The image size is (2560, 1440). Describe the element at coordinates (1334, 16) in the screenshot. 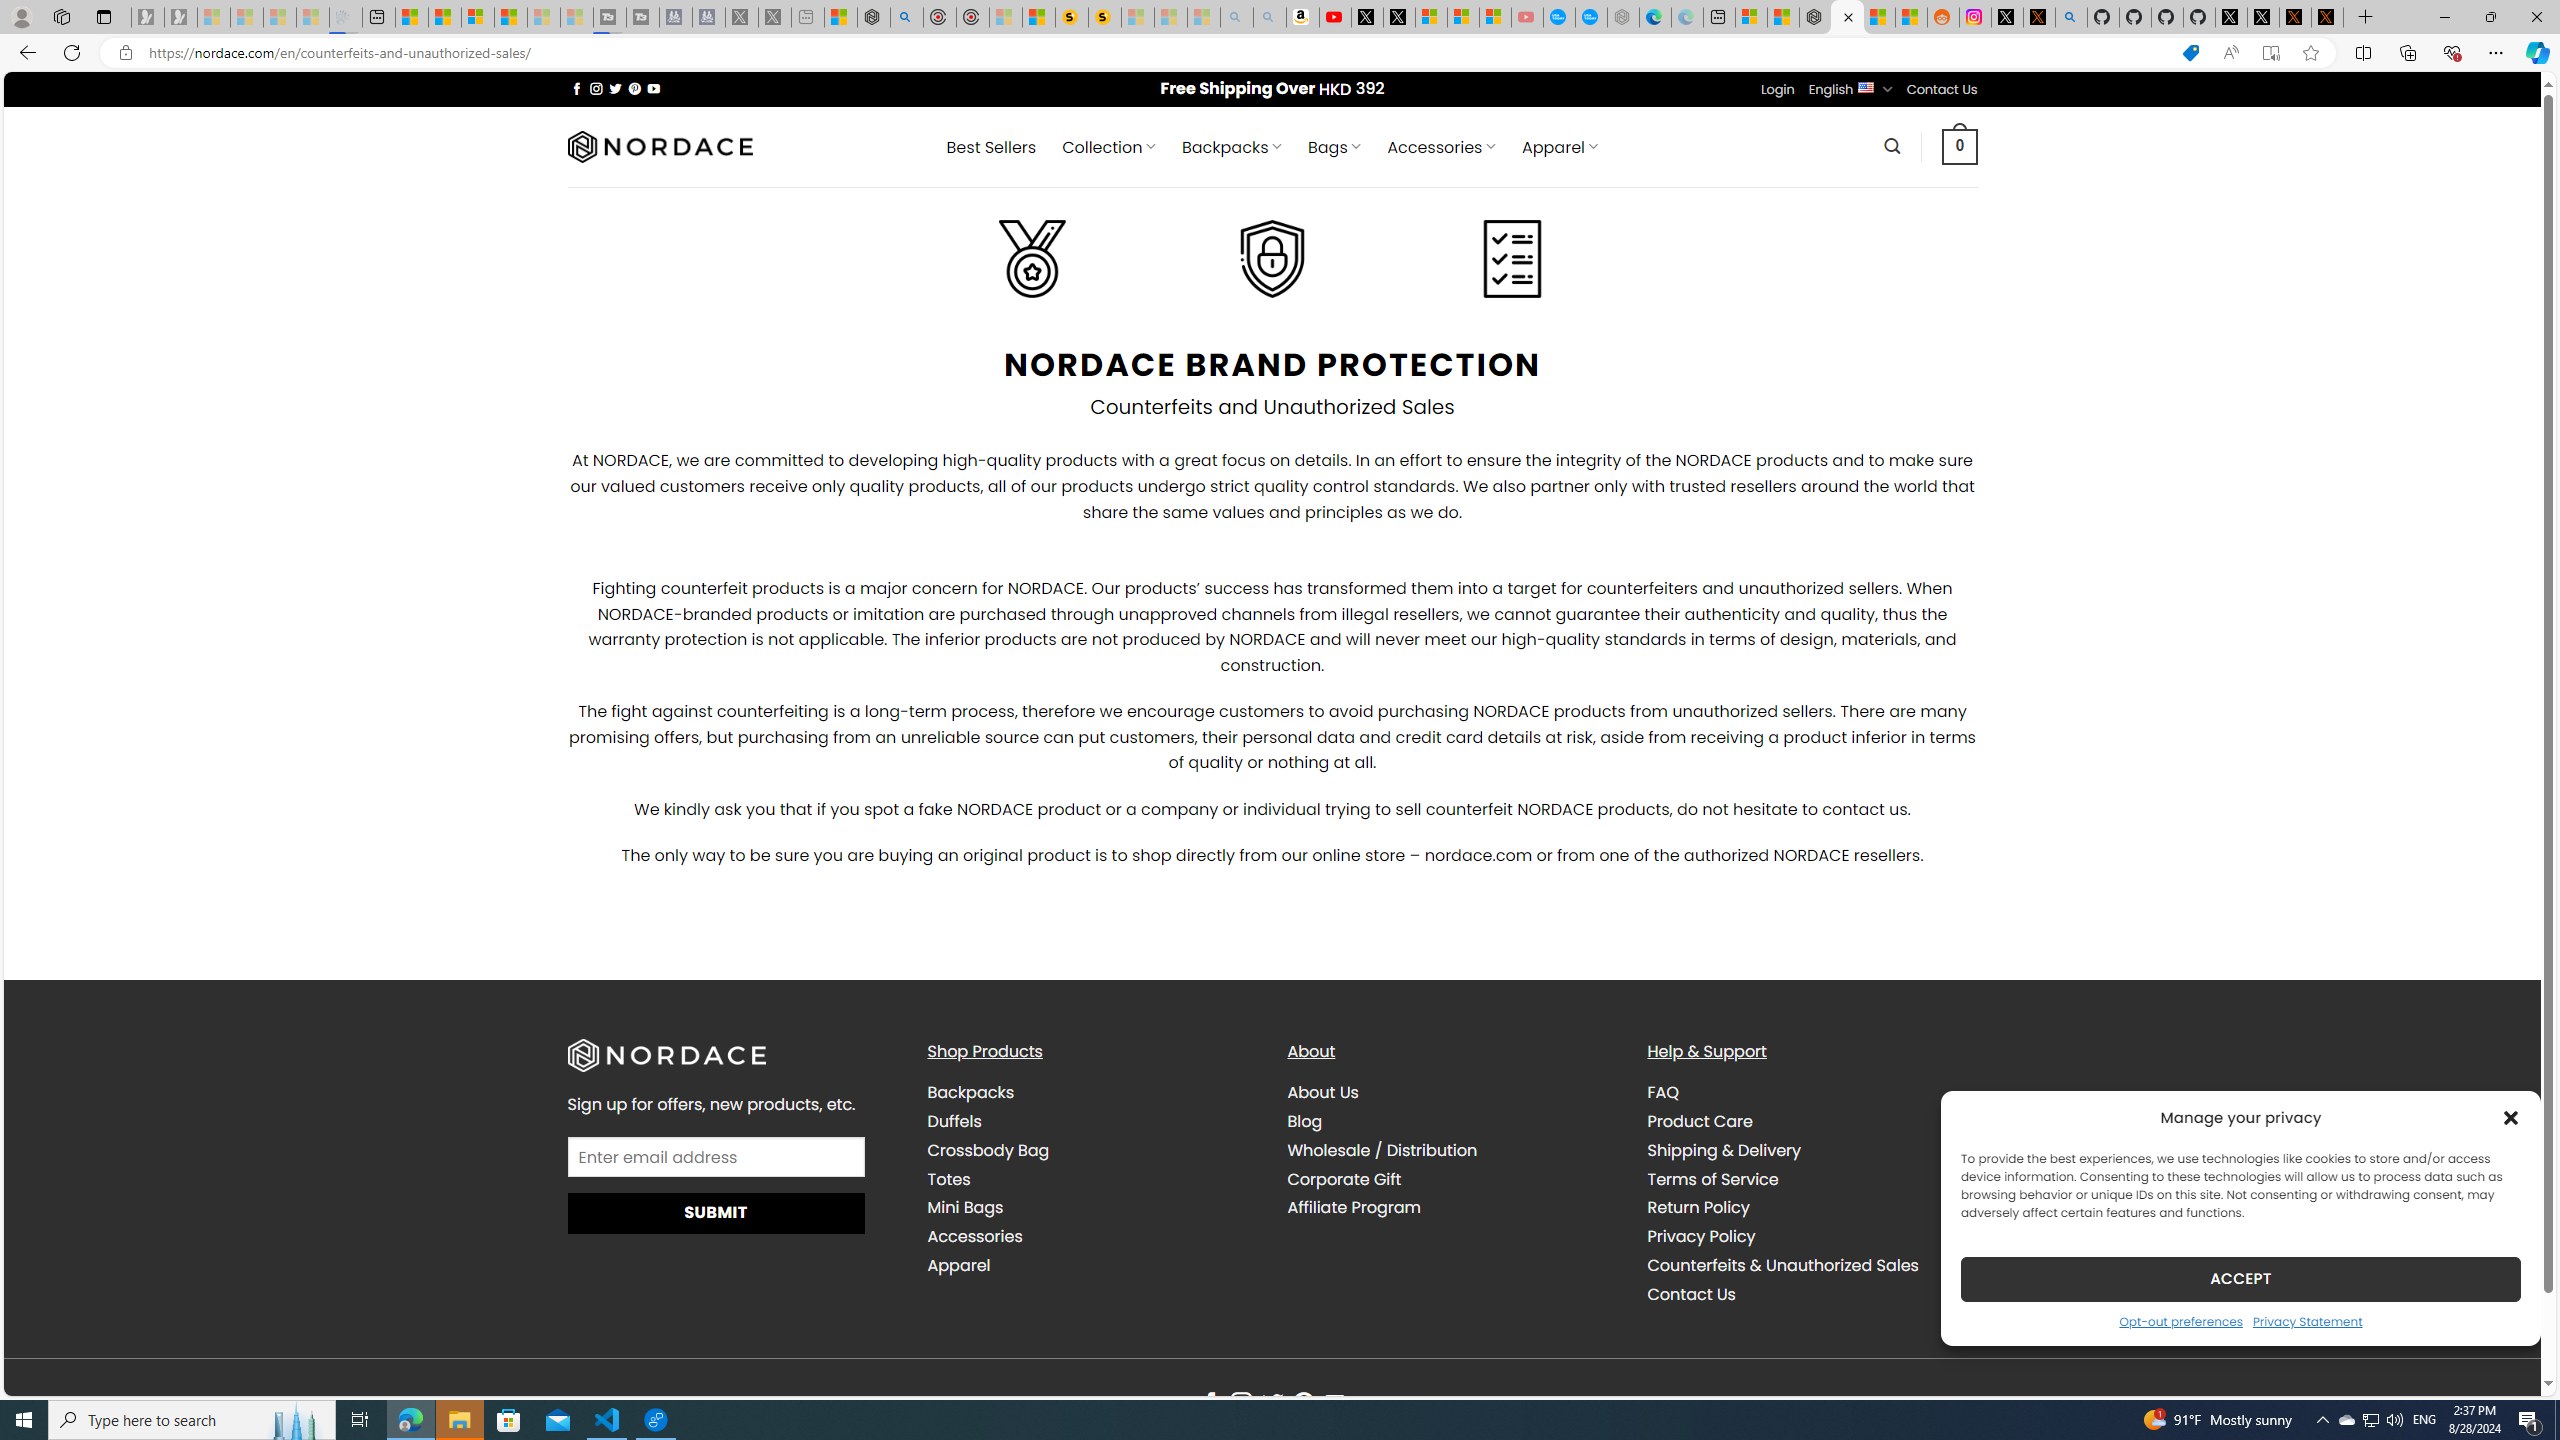

I see `'Day 1: Arriving in Yemen (surreal to be here) - YouTube'` at that location.